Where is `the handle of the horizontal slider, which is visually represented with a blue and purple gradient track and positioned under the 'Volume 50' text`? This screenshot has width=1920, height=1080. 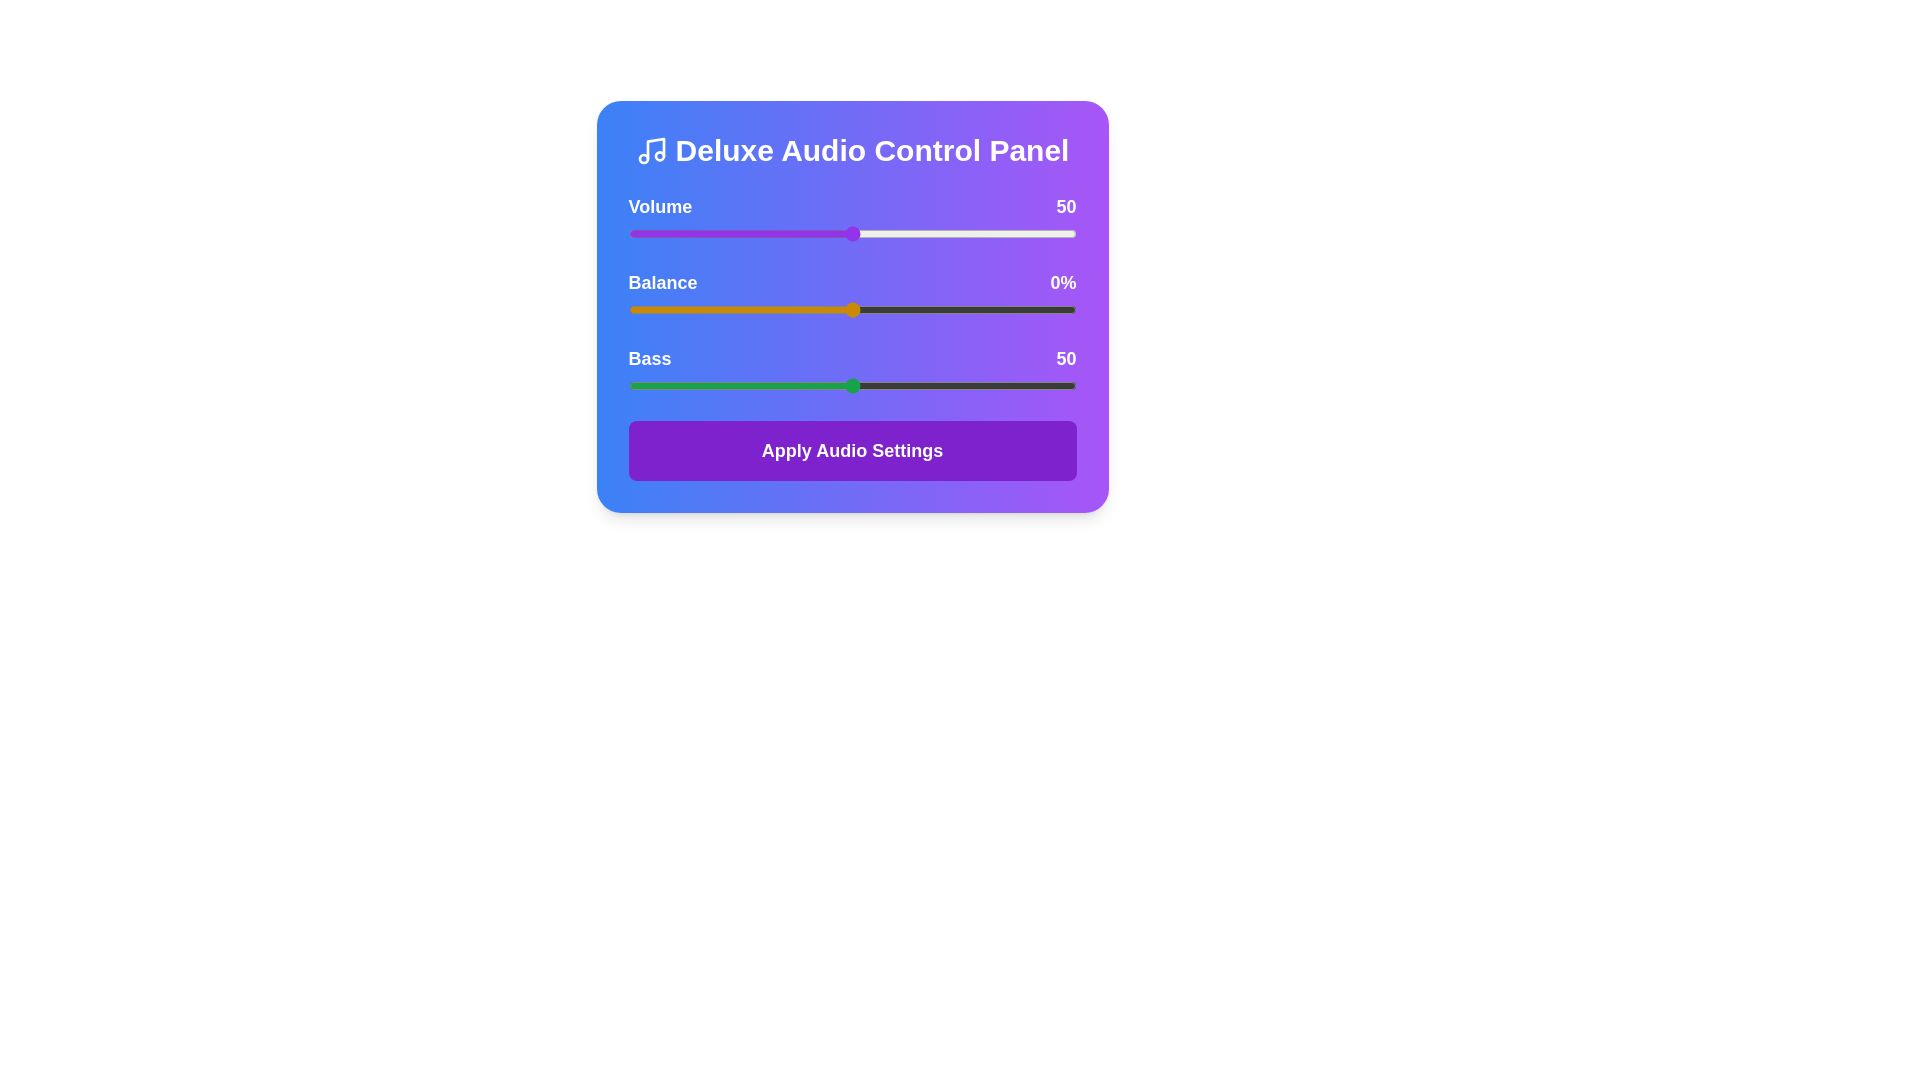 the handle of the horizontal slider, which is visually represented with a blue and purple gradient track and positioned under the 'Volume 50' text is located at coordinates (852, 219).